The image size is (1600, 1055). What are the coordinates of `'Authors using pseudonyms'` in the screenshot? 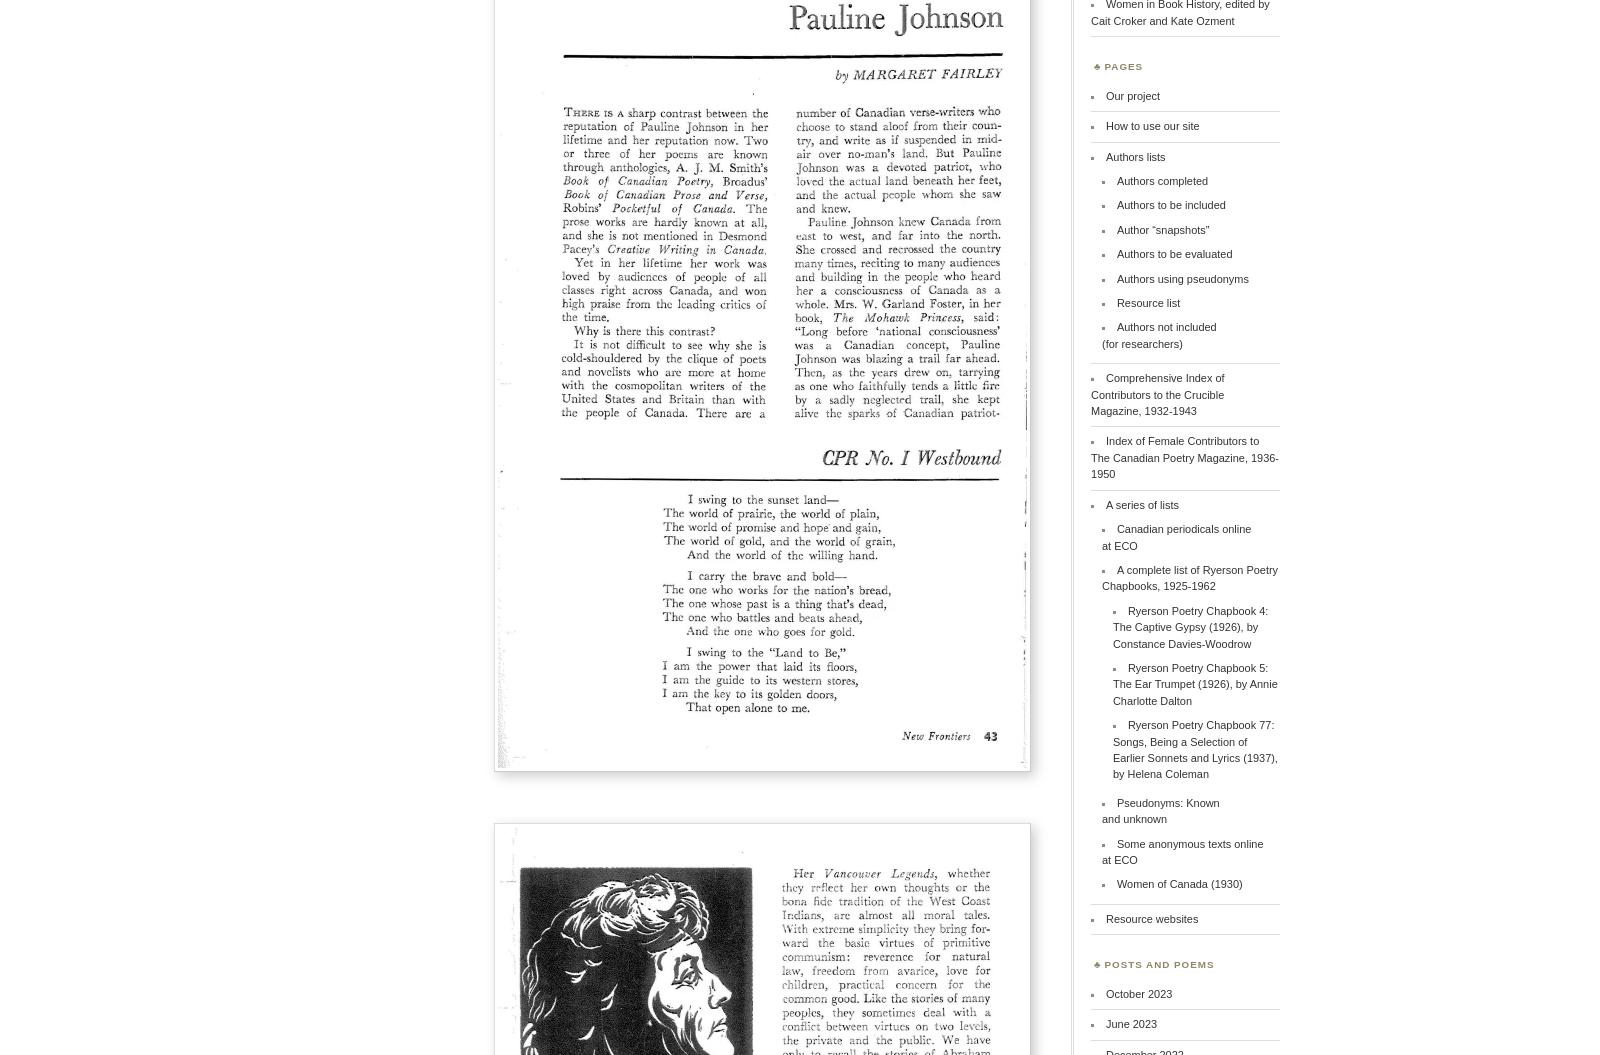 It's located at (1182, 277).